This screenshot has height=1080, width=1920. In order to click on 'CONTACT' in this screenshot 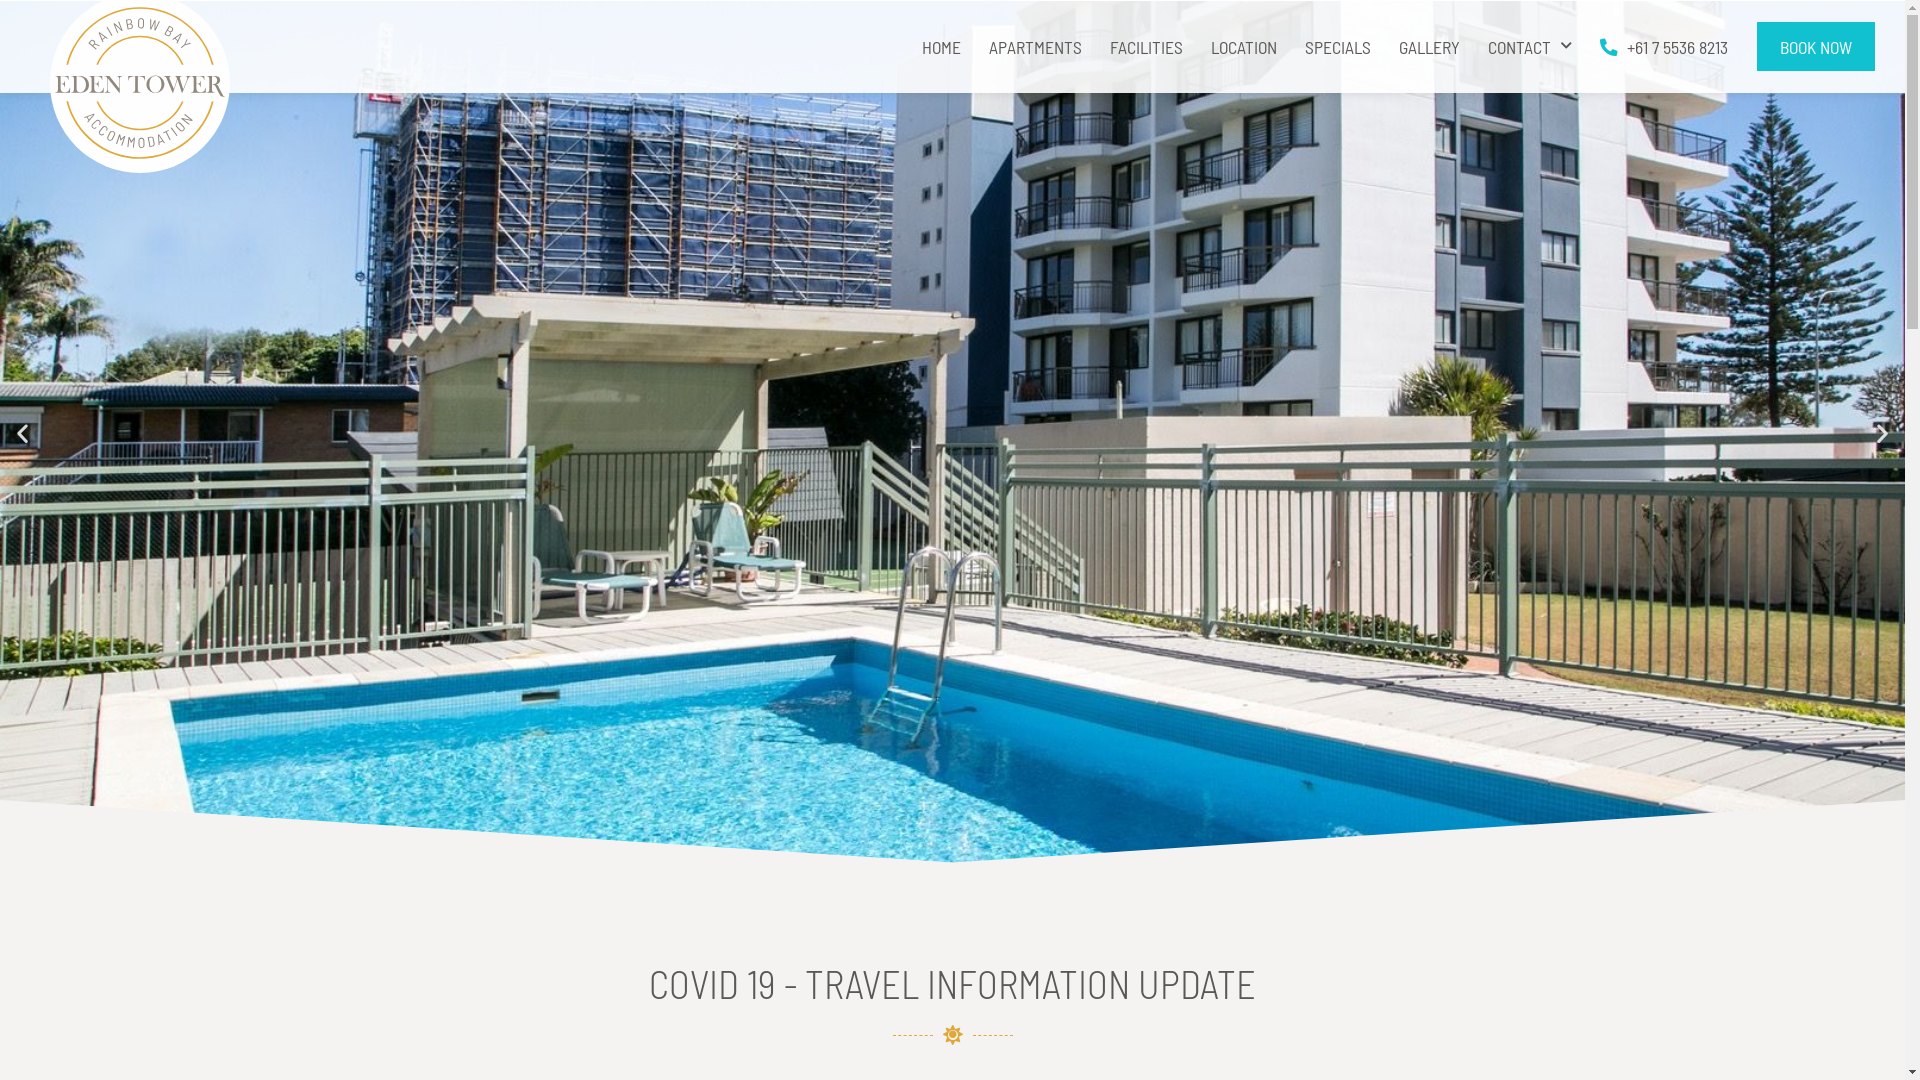, I will do `click(1529, 45)`.